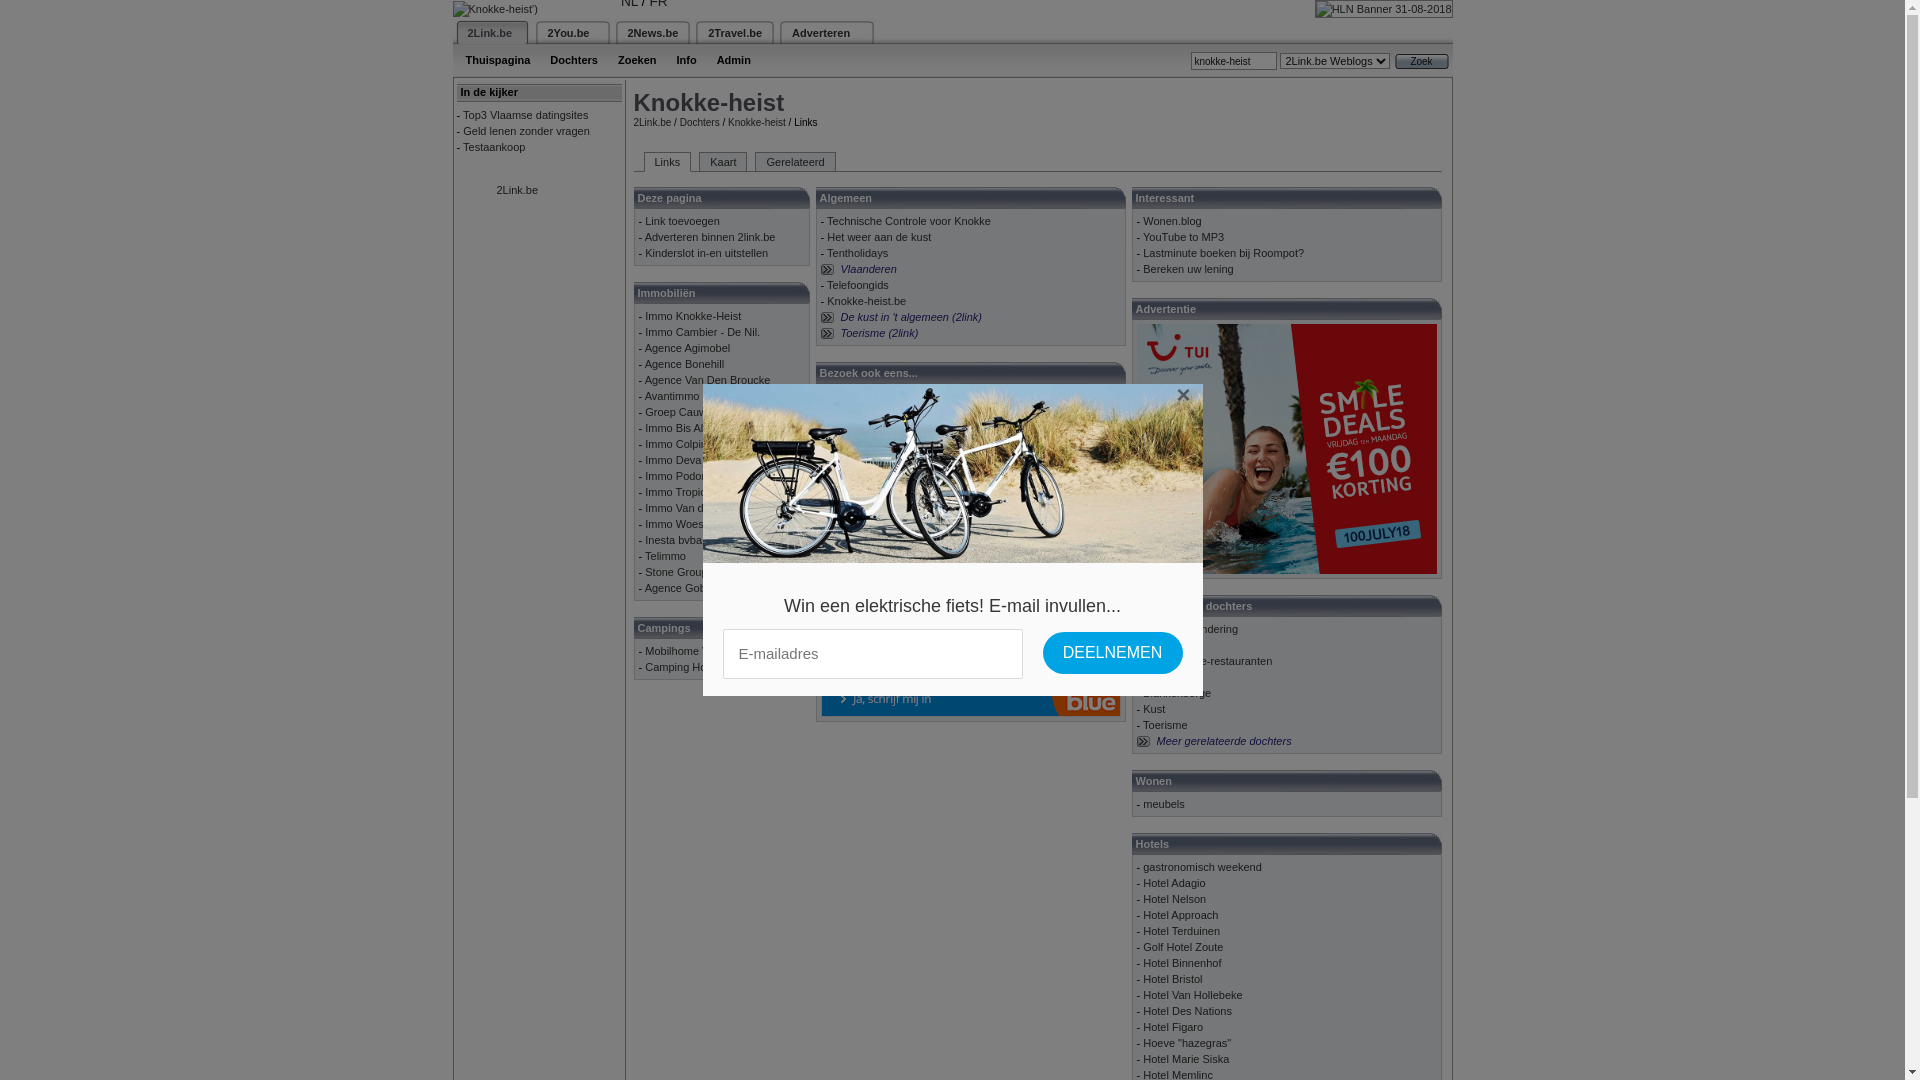 The height and width of the screenshot is (1080, 1920). Describe the element at coordinates (722, 161) in the screenshot. I see `'Kaart'` at that location.